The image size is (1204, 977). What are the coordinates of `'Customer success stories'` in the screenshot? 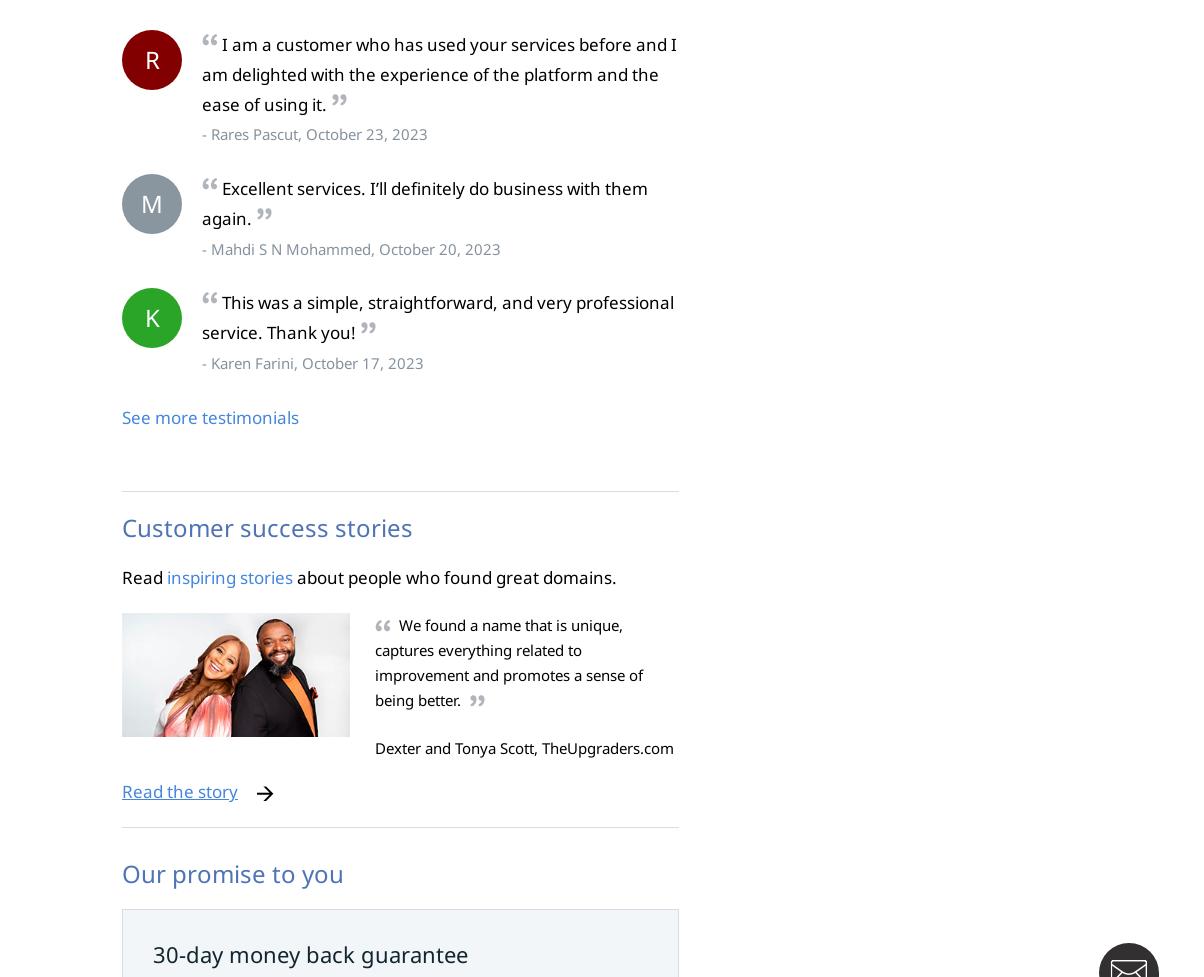 It's located at (121, 525).